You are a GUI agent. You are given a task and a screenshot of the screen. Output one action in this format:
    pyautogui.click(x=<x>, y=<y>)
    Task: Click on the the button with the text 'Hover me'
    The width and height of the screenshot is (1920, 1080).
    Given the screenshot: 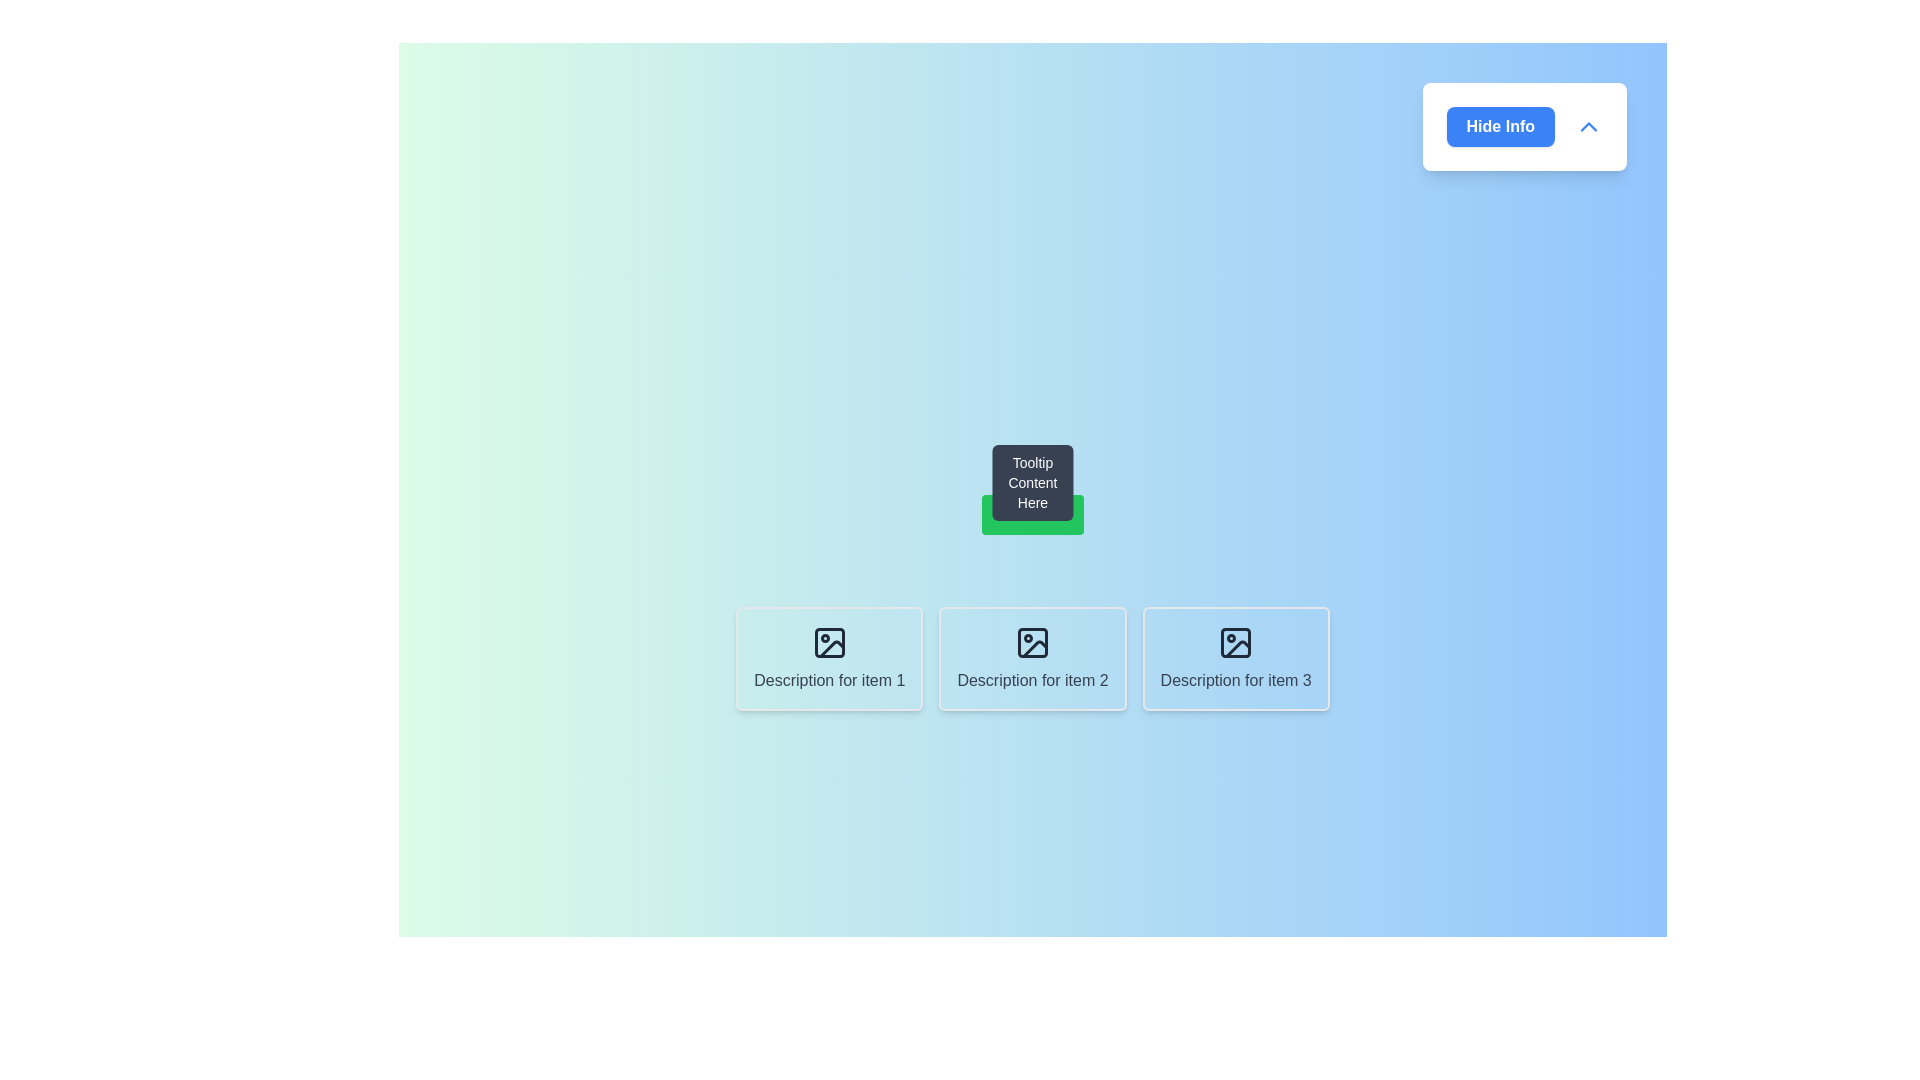 What is the action you would take?
    pyautogui.click(x=1032, y=514)
    